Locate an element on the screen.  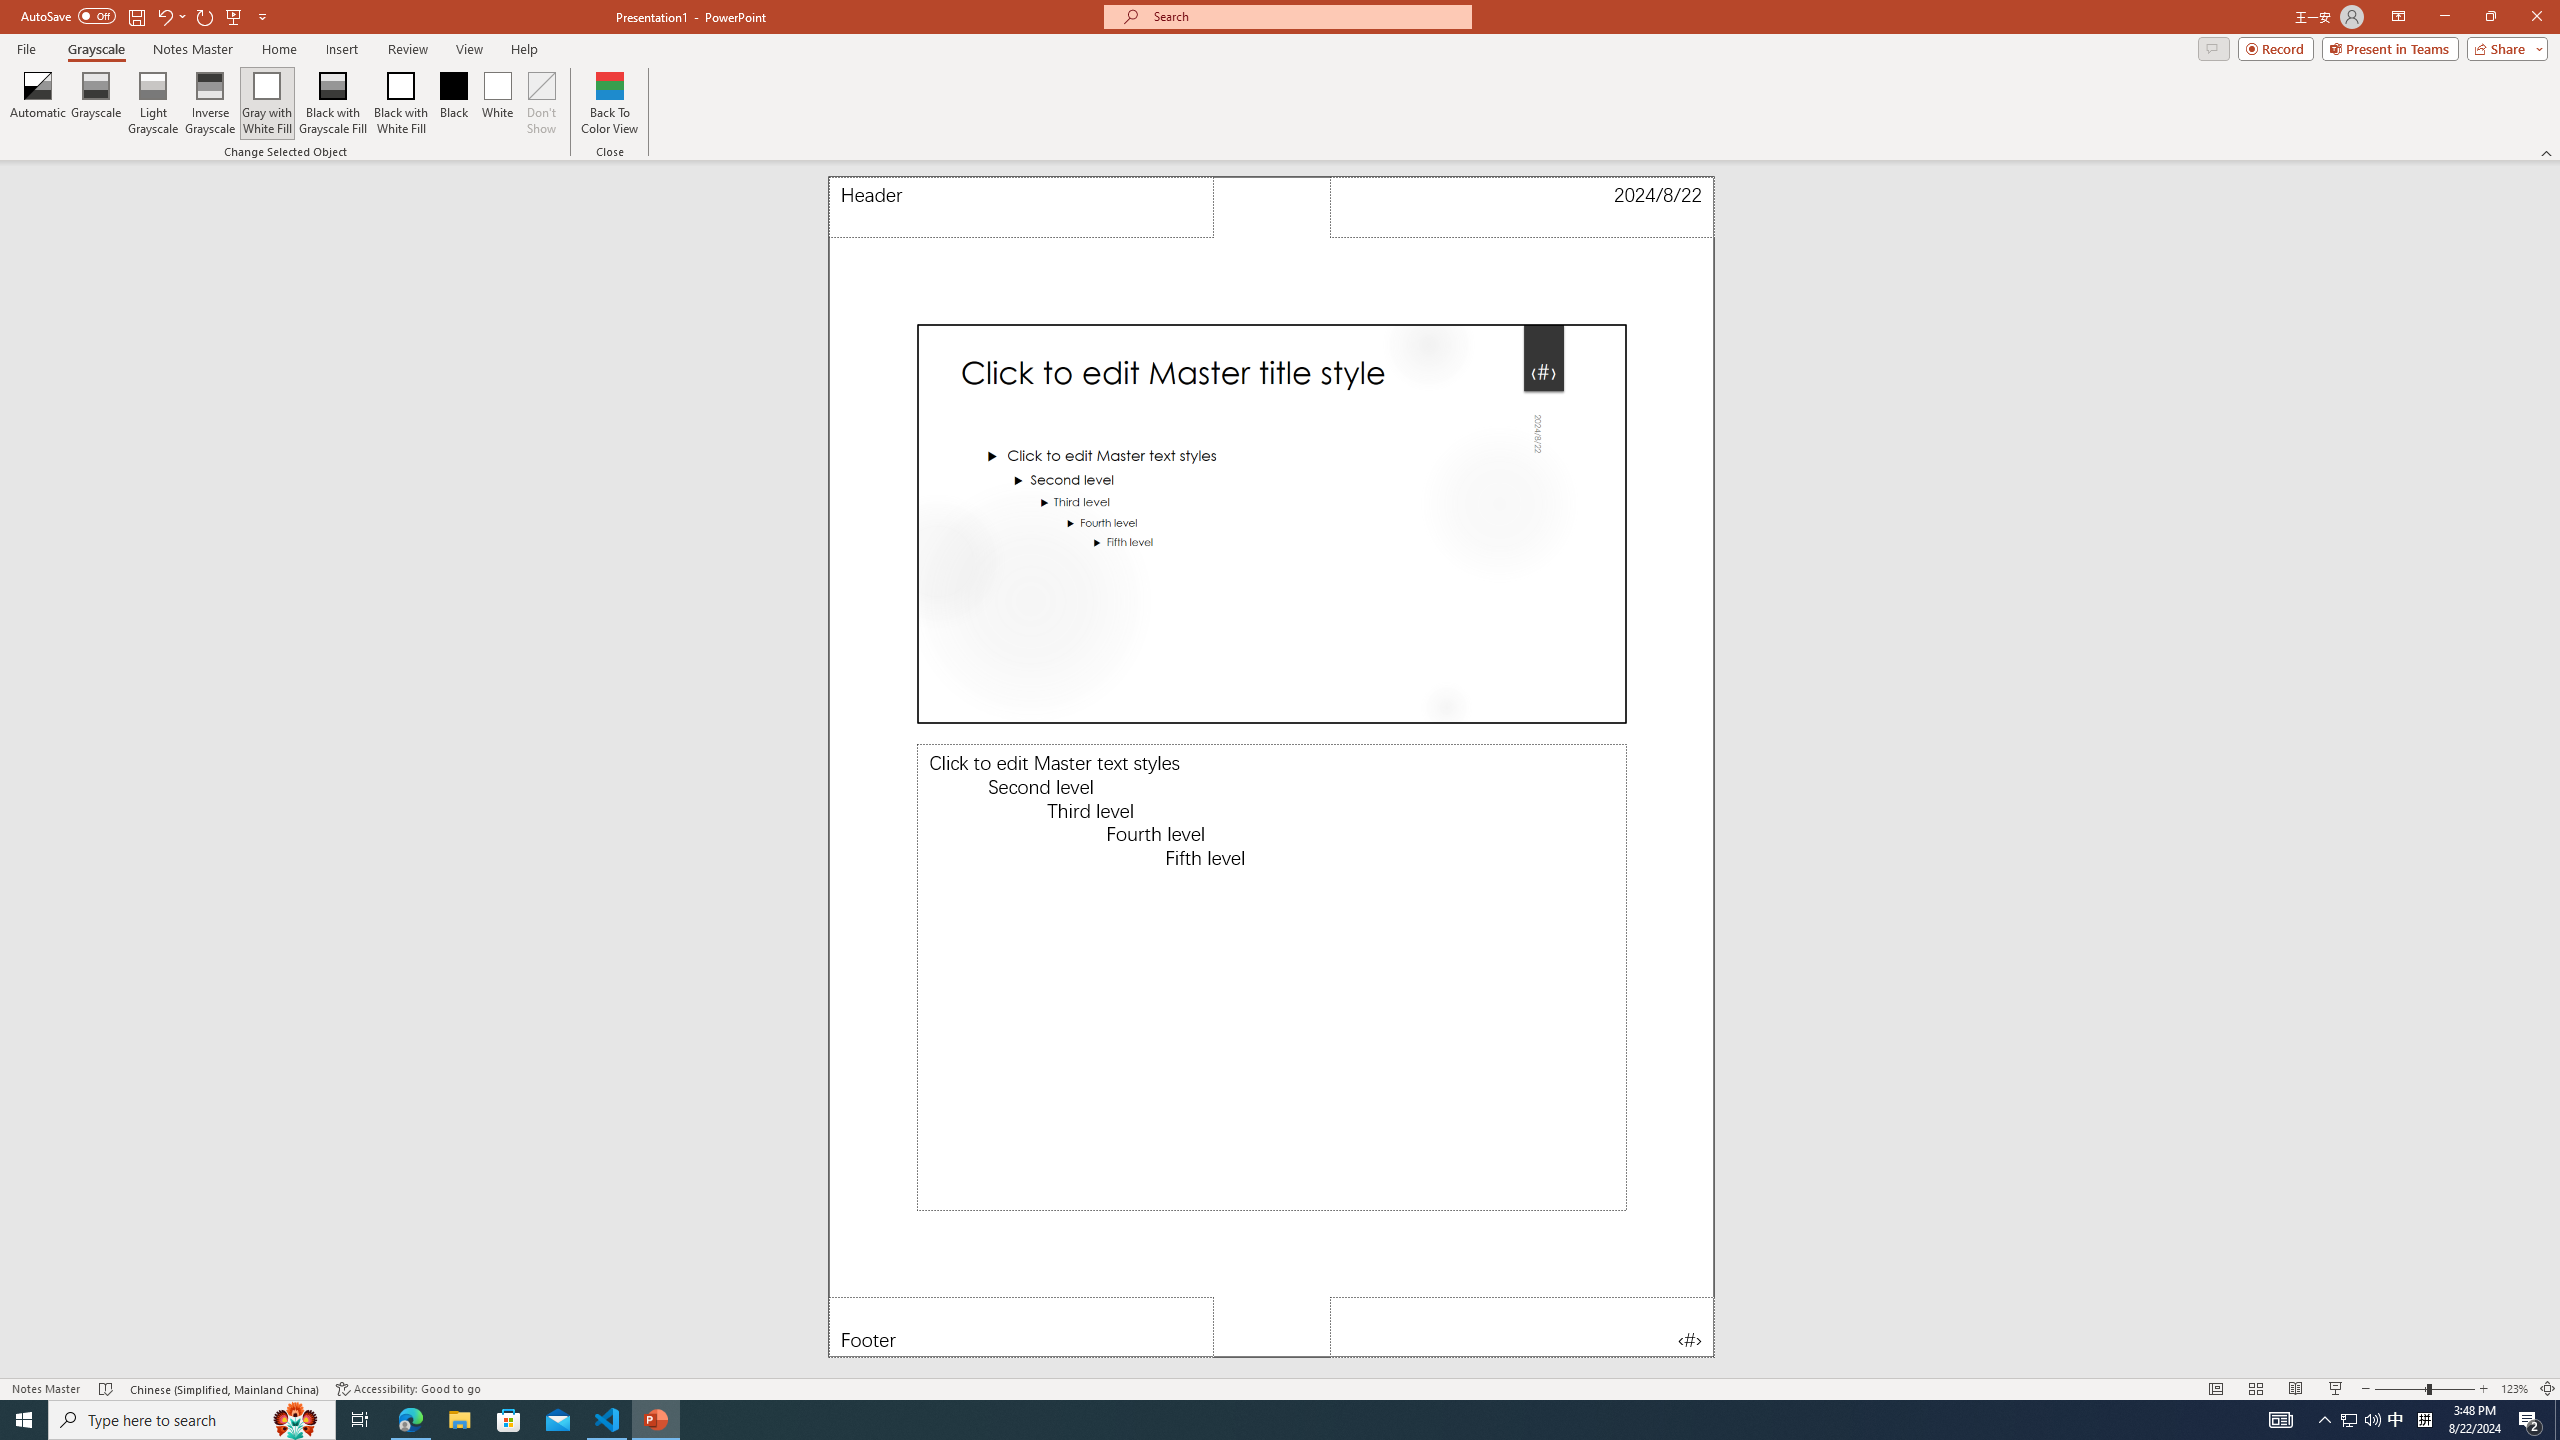
'Notes Master' is located at coordinates (191, 49).